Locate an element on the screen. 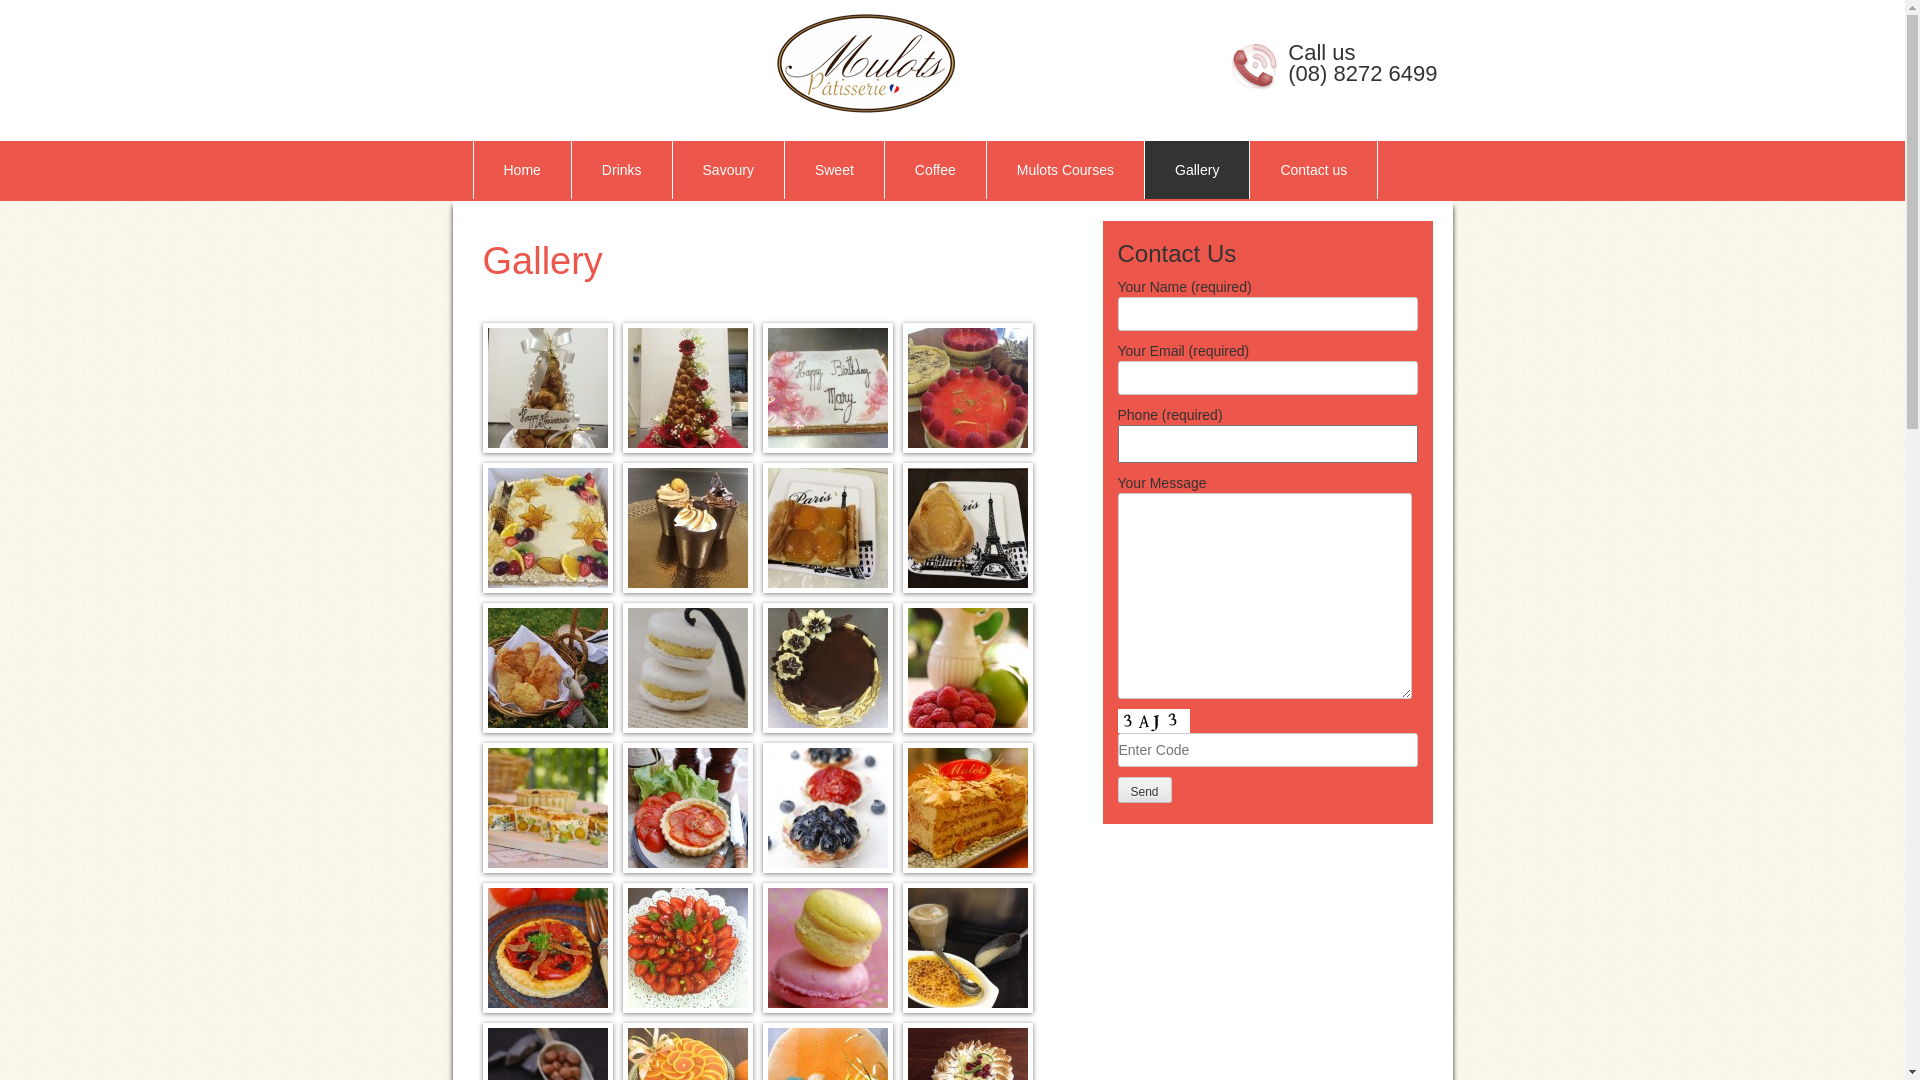  'Mulots Patisserie' is located at coordinates (718, 61).